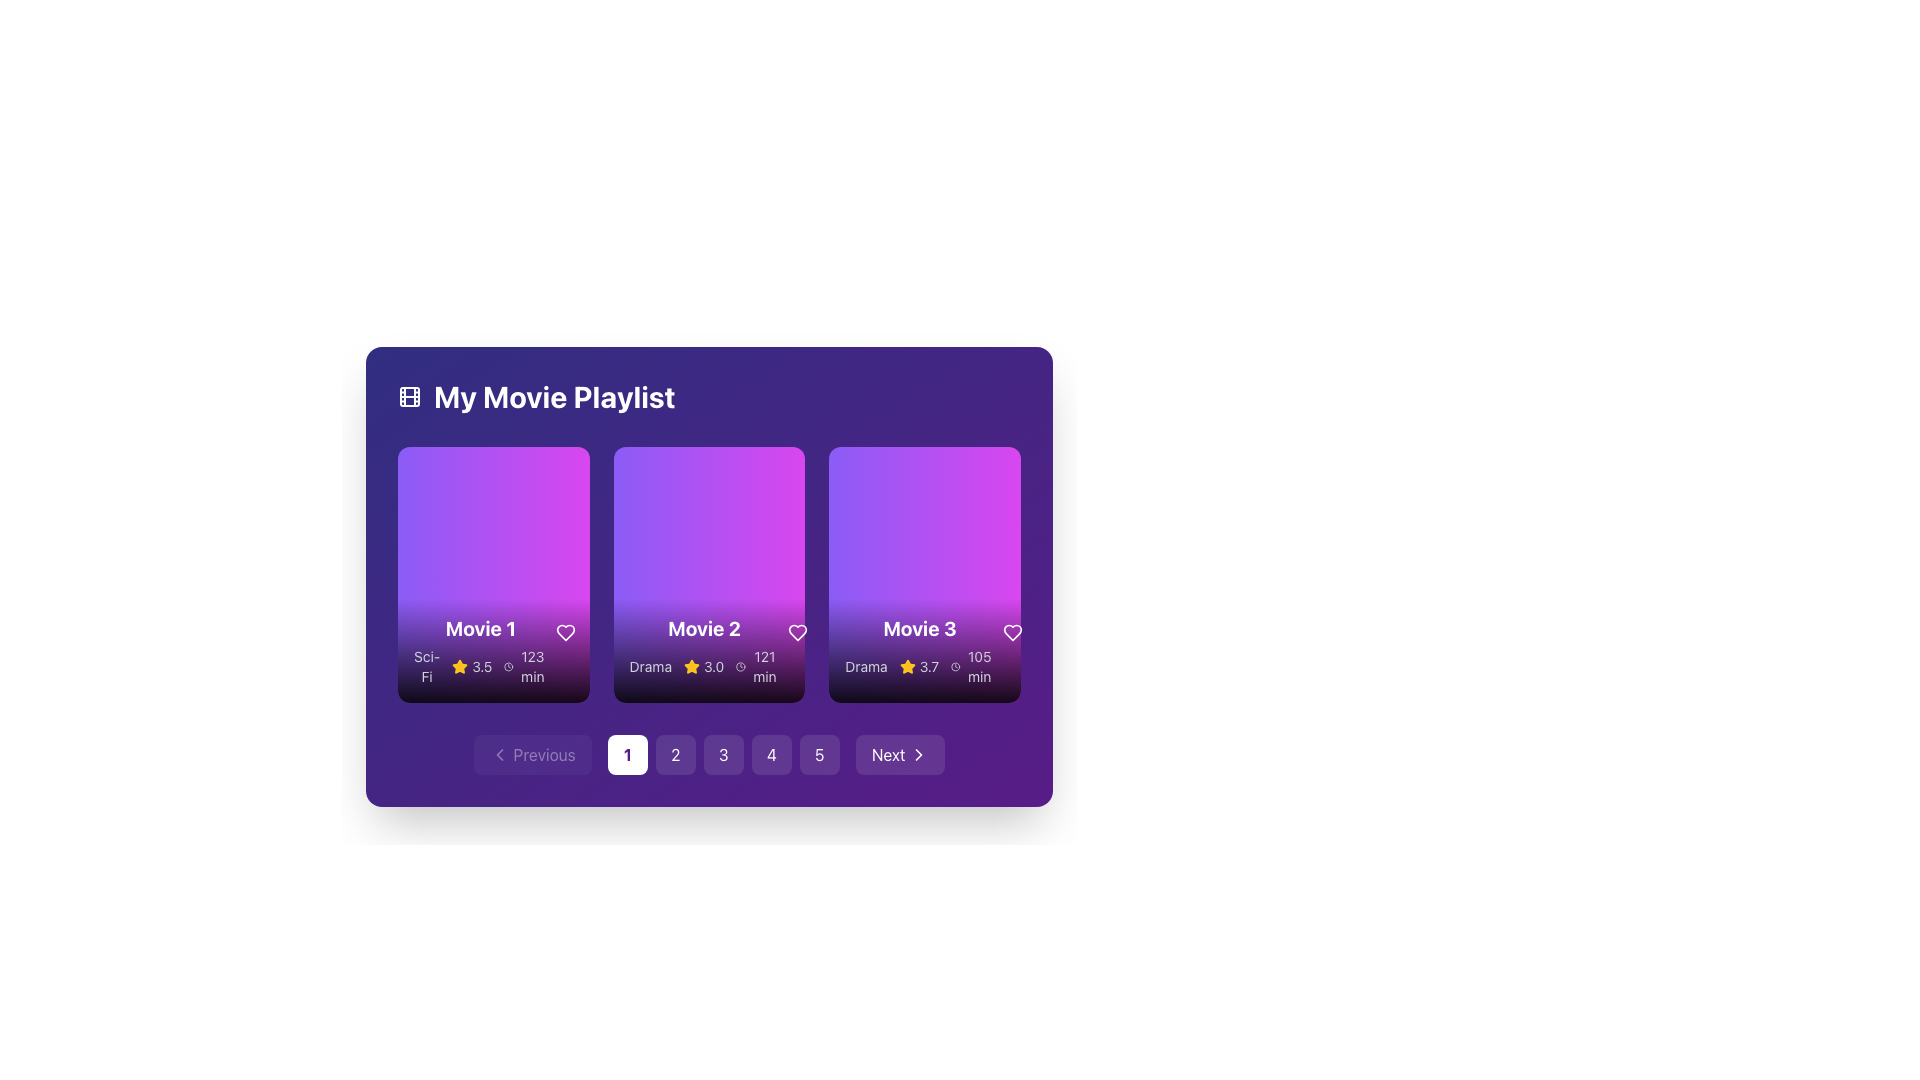  Describe the element at coordinates (459, 667) in the screenshot. I see `the yellow star icon that is positioned to the left of the rating '3.5' under the 'Movie 1' card in the 'My Movie Playlist' section` at that location.